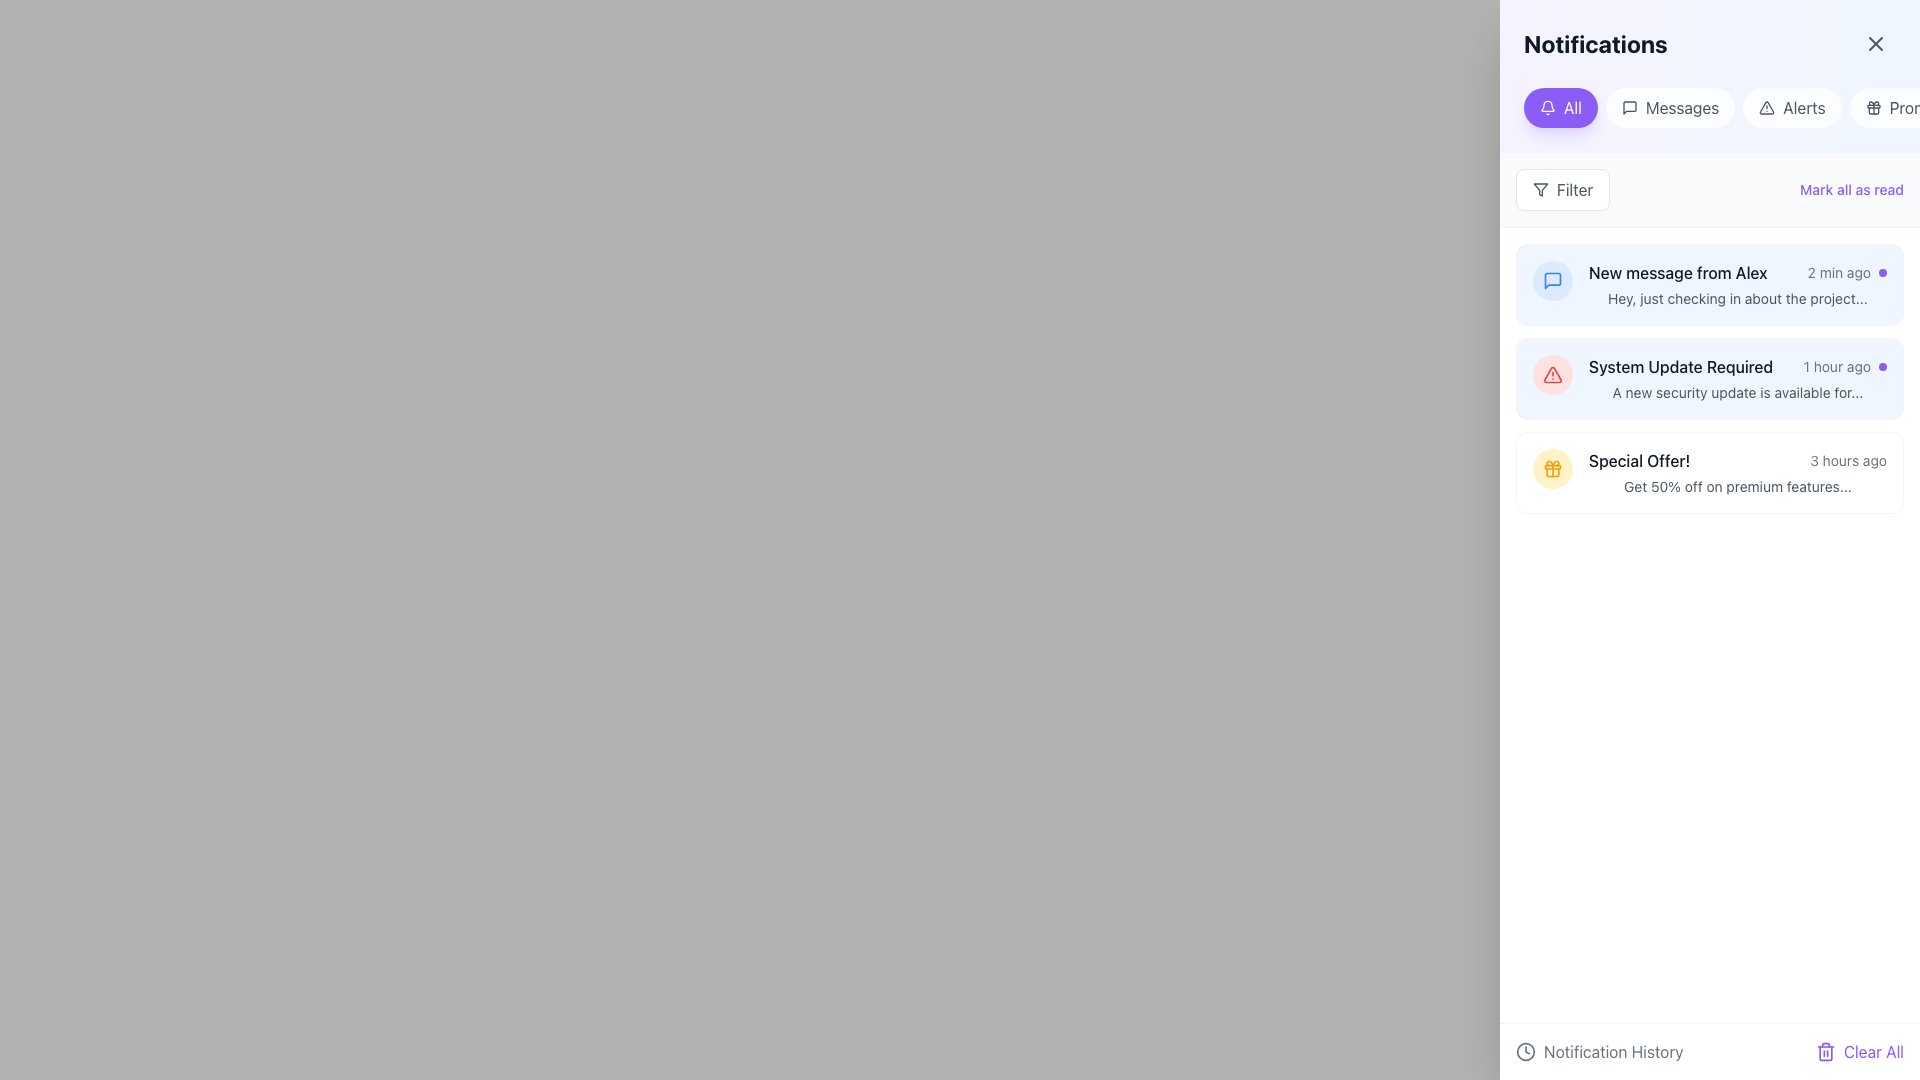  Describe the element at coordinates (1847, 461) in the screenshot. I see `the text label displaying '3 hours ago', which is located to the right of the bold 'Special Offer!' text in the bottom-most notification box` at that location.